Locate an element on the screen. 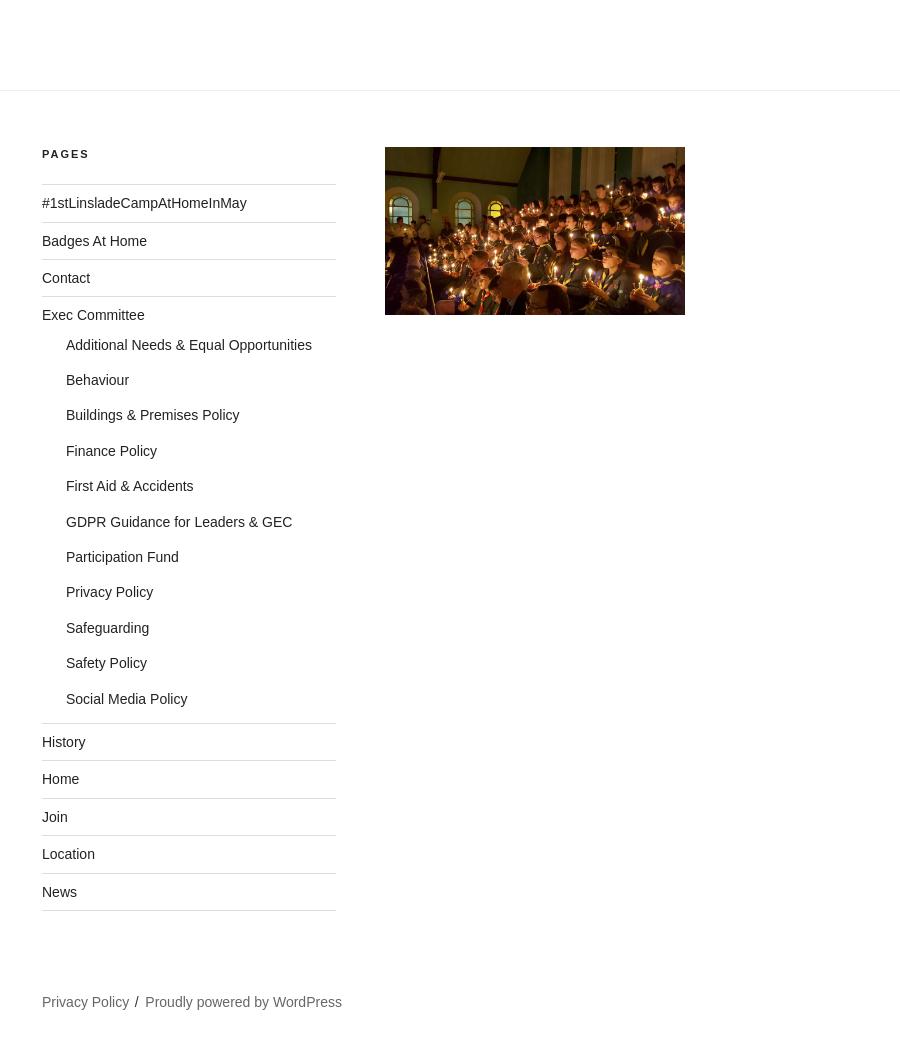  'Exec Committee' is located at coordinates (41, 313).